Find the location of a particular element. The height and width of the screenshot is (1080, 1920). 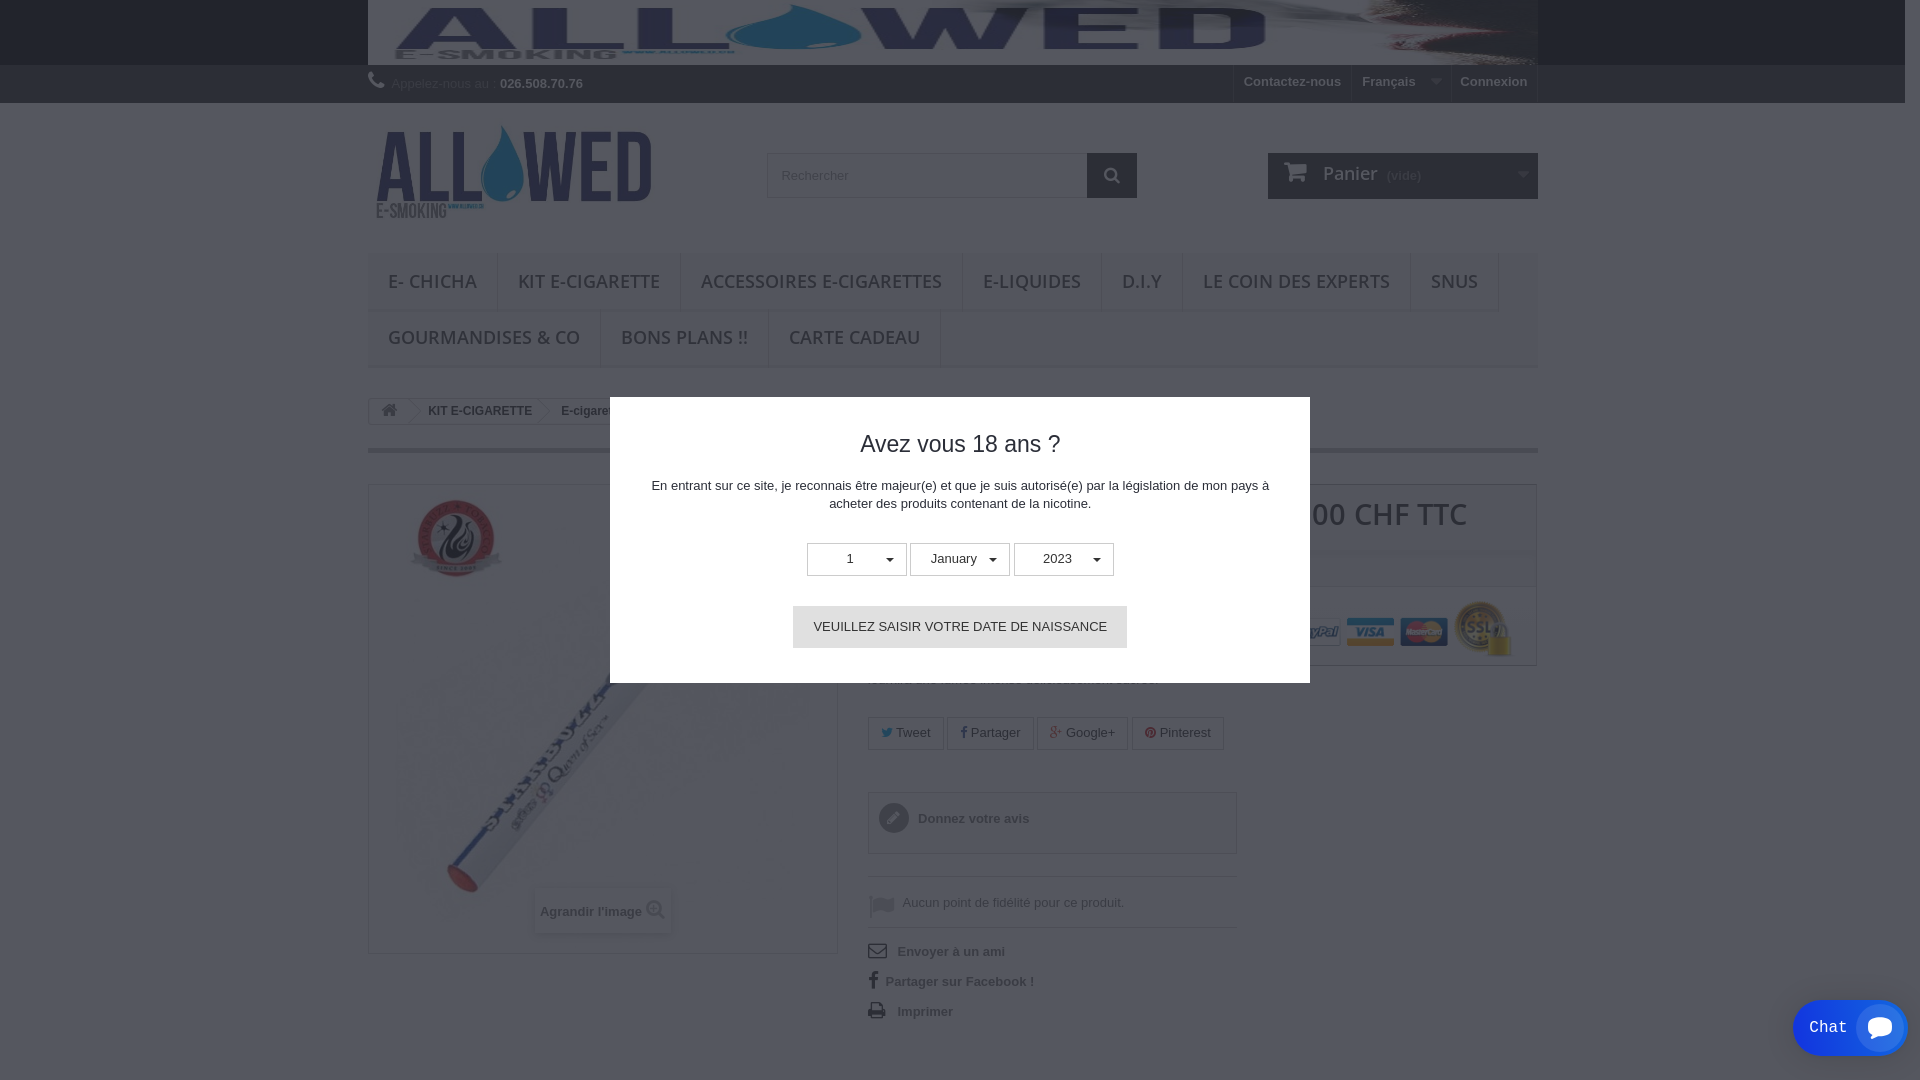

'BONS PLANS !!' is located at coordinates (599, 337).